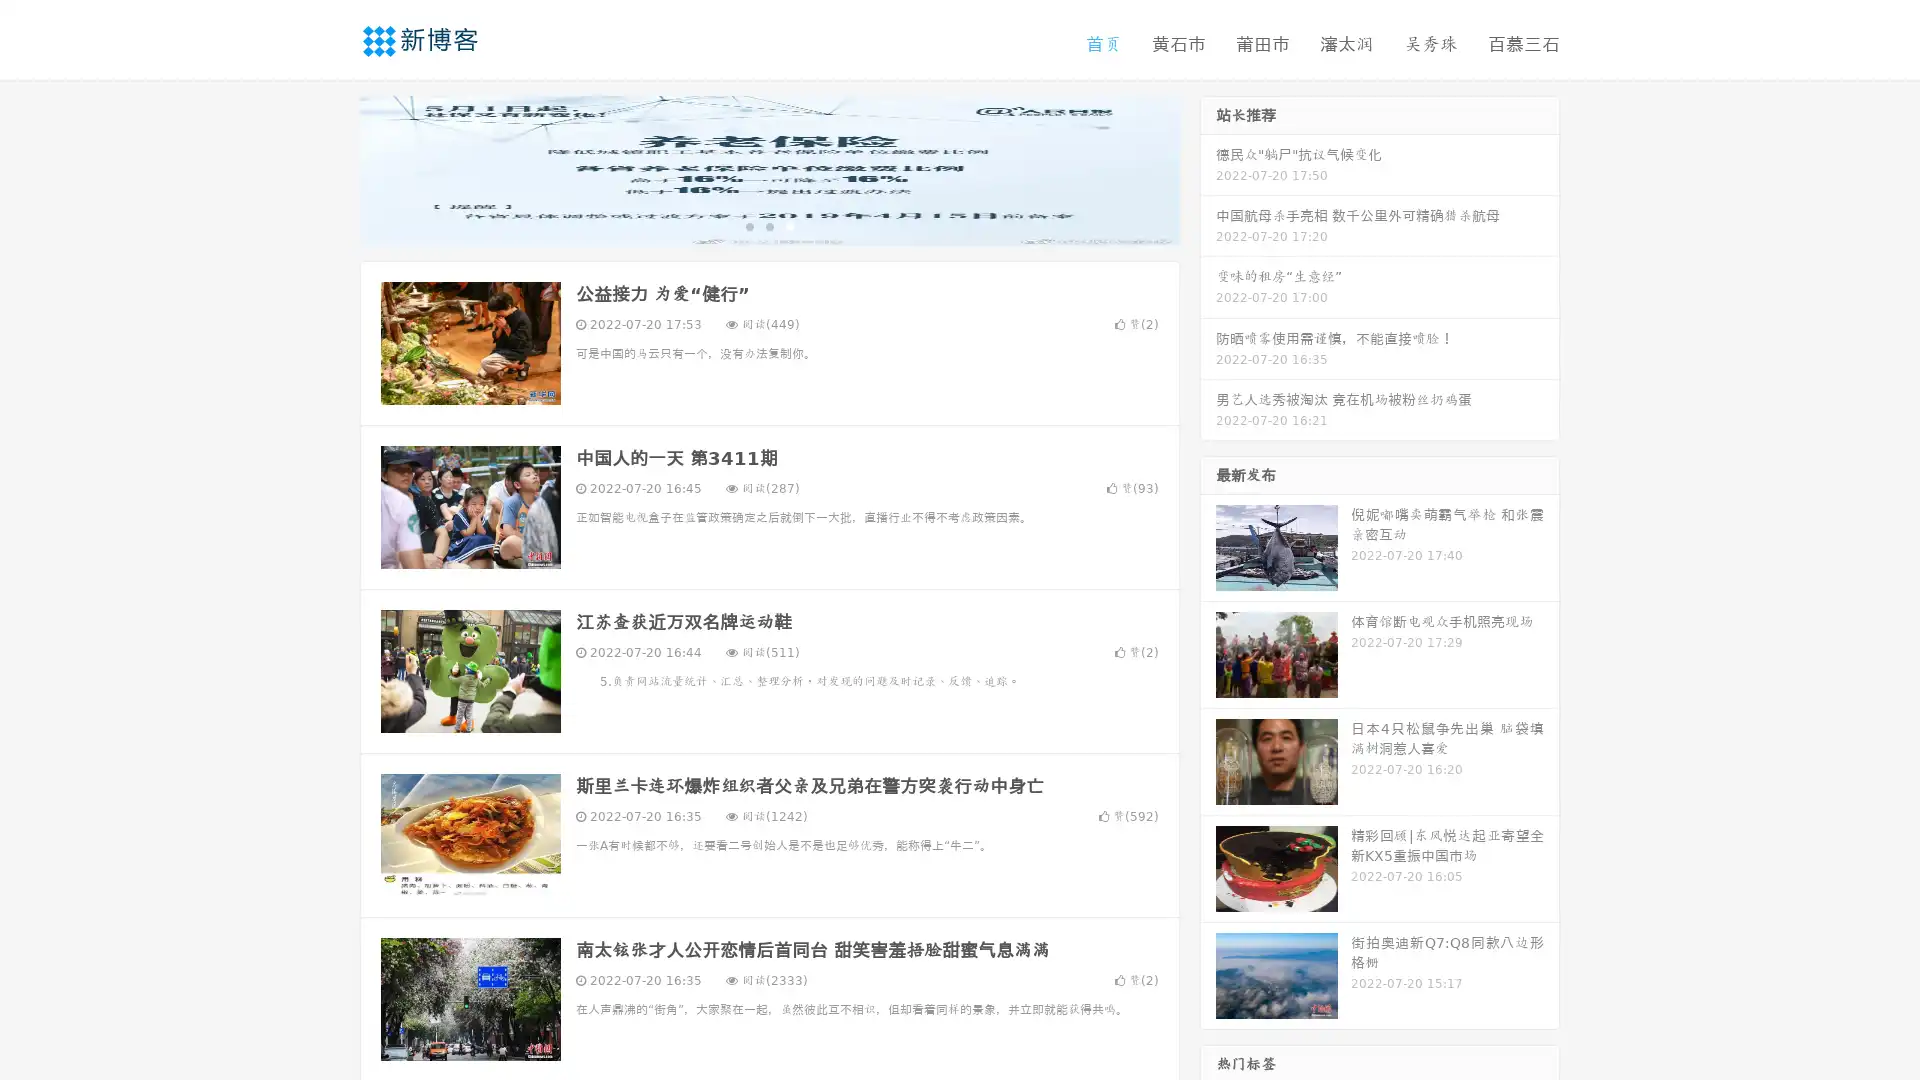 The height and width of the screenshot is (1080, 1920). I want to click on Go to slide 1, so click(748, 225).